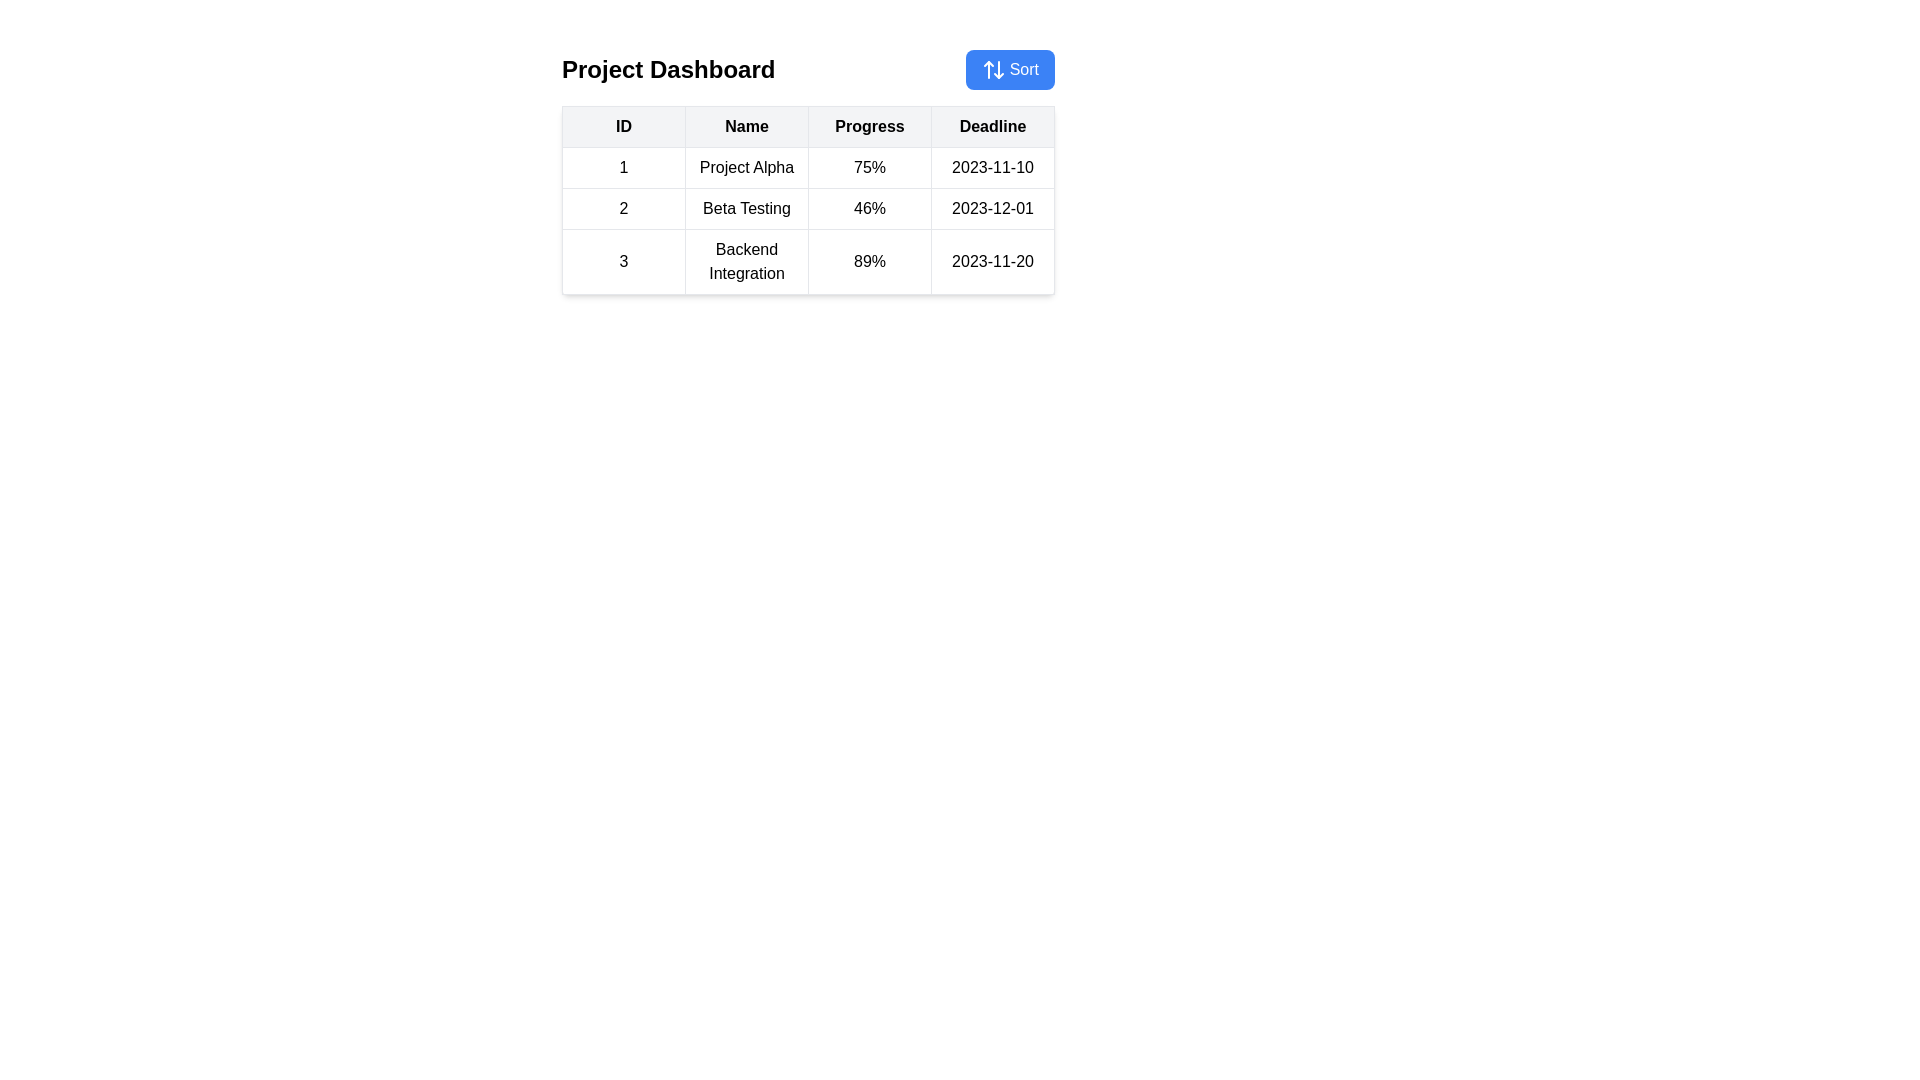 The width and height of the screenshot is (1920, 1080). I want to click on the 'Progress' cell in the second row of the project data table within the 'Project Dashboard' section, which displays 46% for the project named 'Beta Testing', so click(808, 200).